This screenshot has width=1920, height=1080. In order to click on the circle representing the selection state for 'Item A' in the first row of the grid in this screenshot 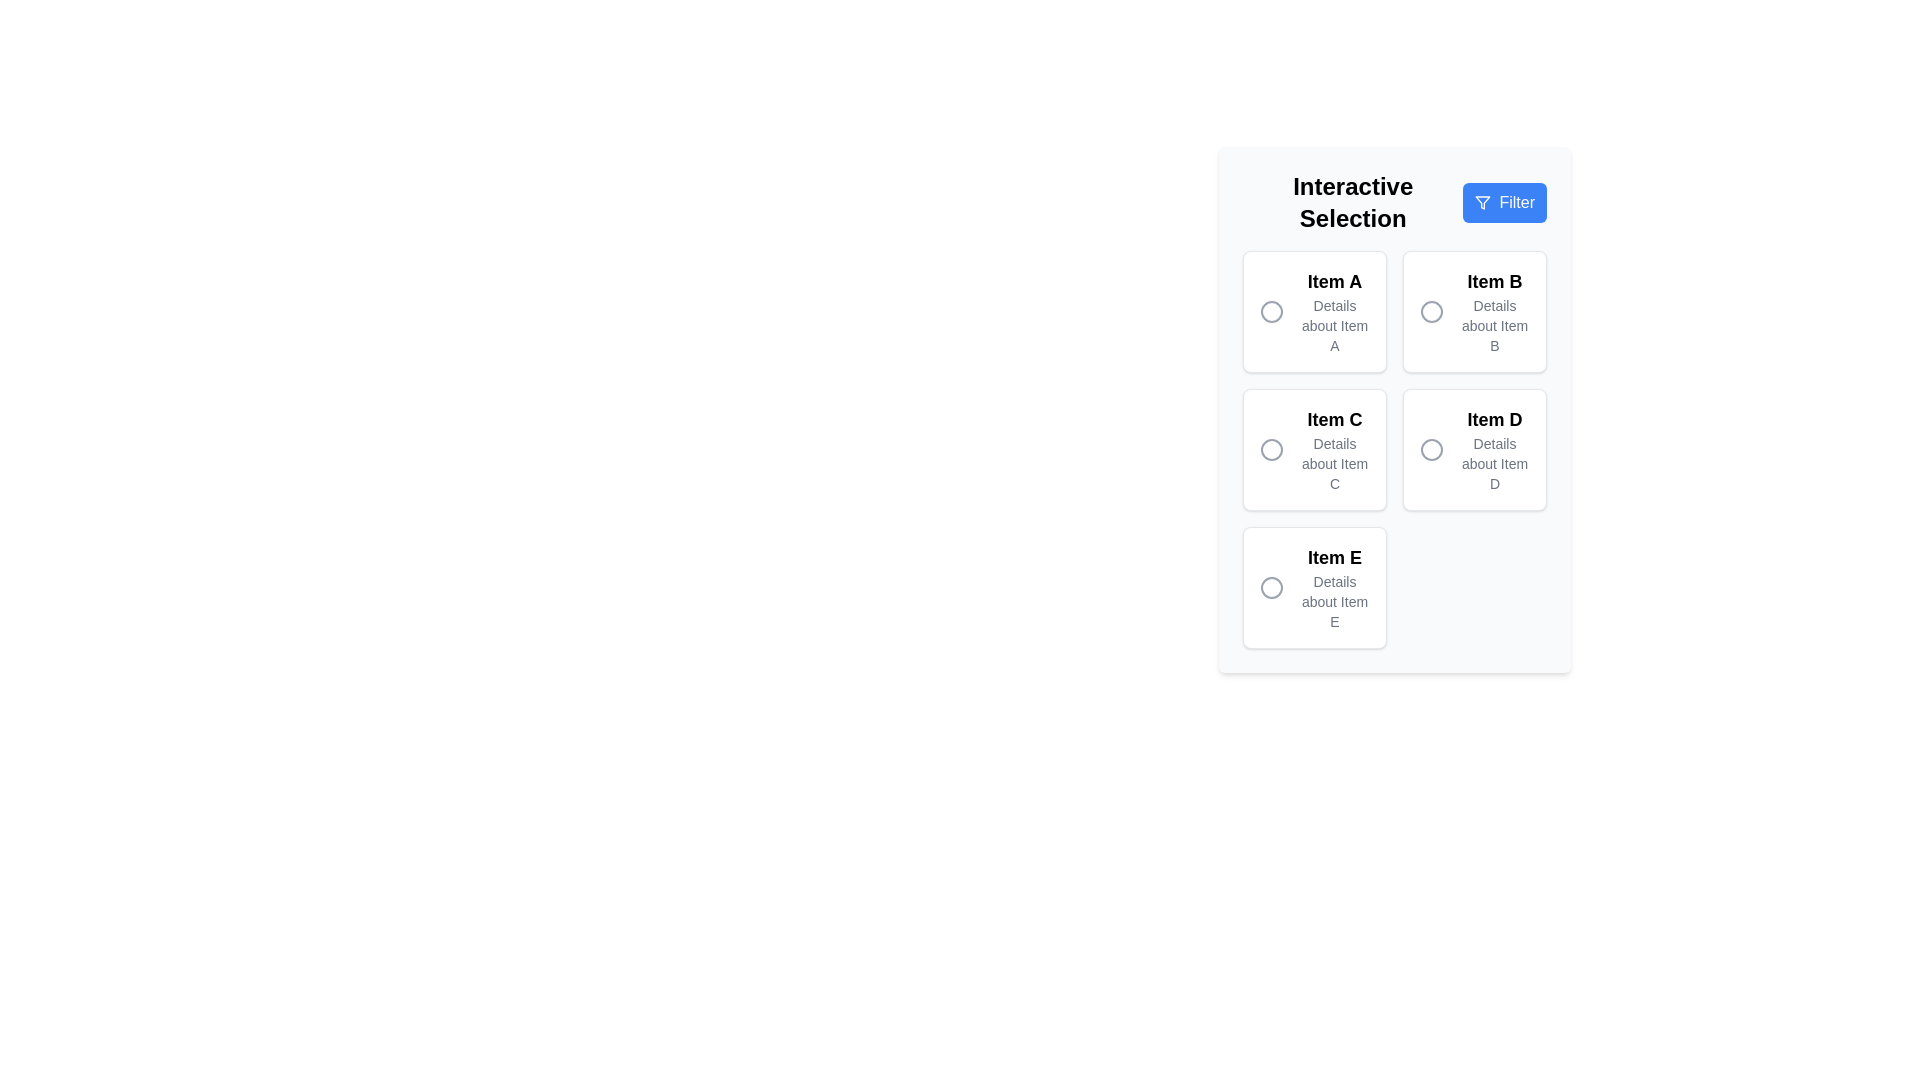, I will do `click(1271, 312)`.